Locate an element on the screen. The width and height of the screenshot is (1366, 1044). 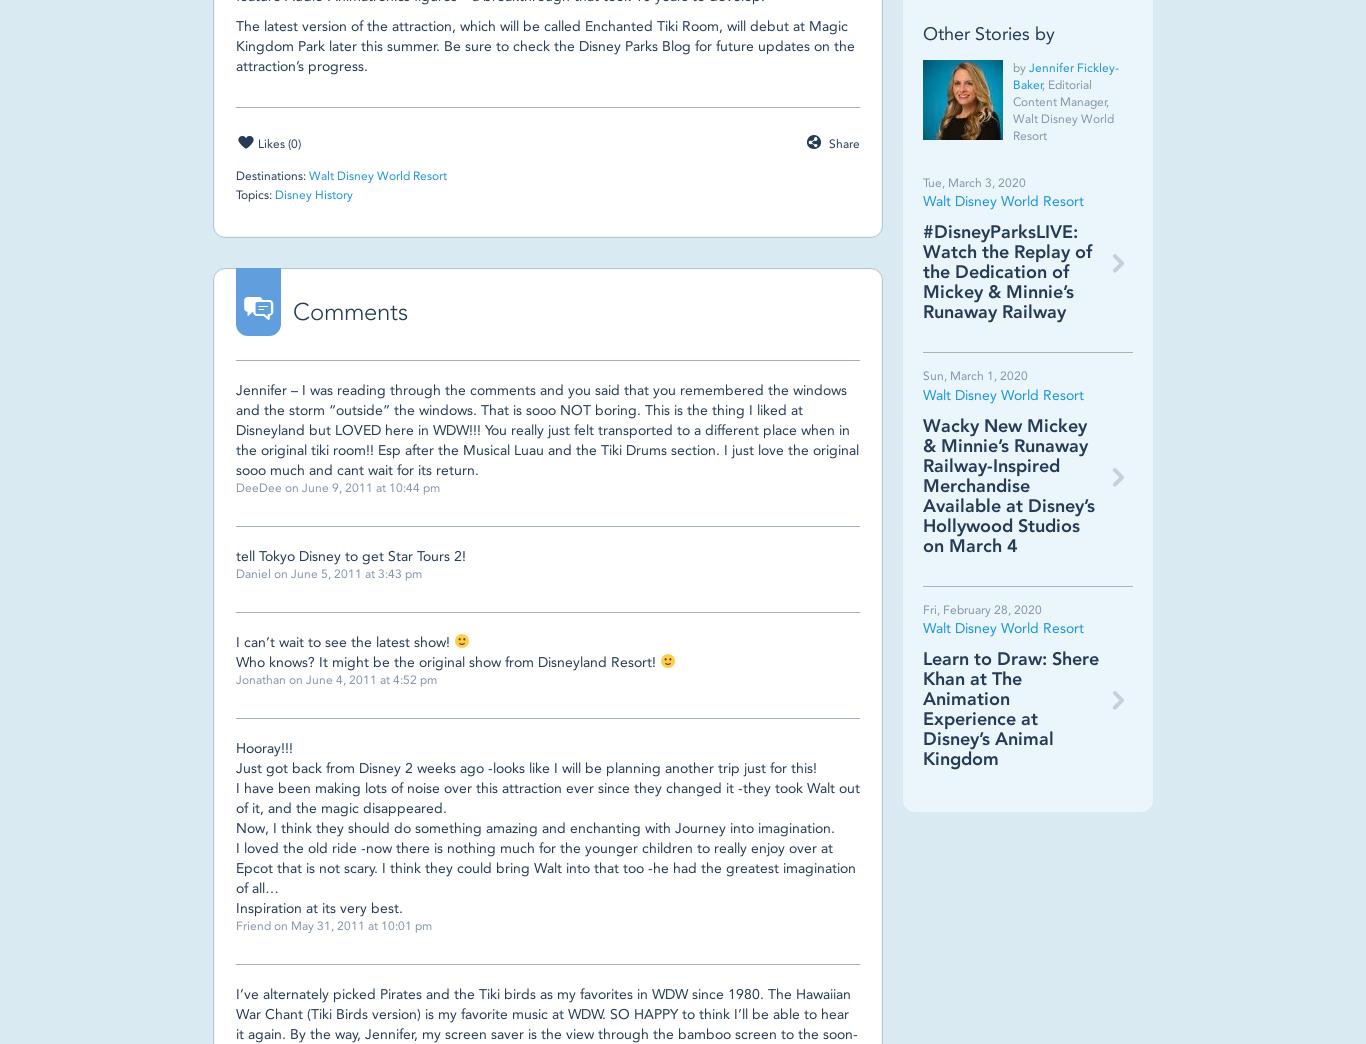
'DeeDee' is located at coordinates (258, 487).